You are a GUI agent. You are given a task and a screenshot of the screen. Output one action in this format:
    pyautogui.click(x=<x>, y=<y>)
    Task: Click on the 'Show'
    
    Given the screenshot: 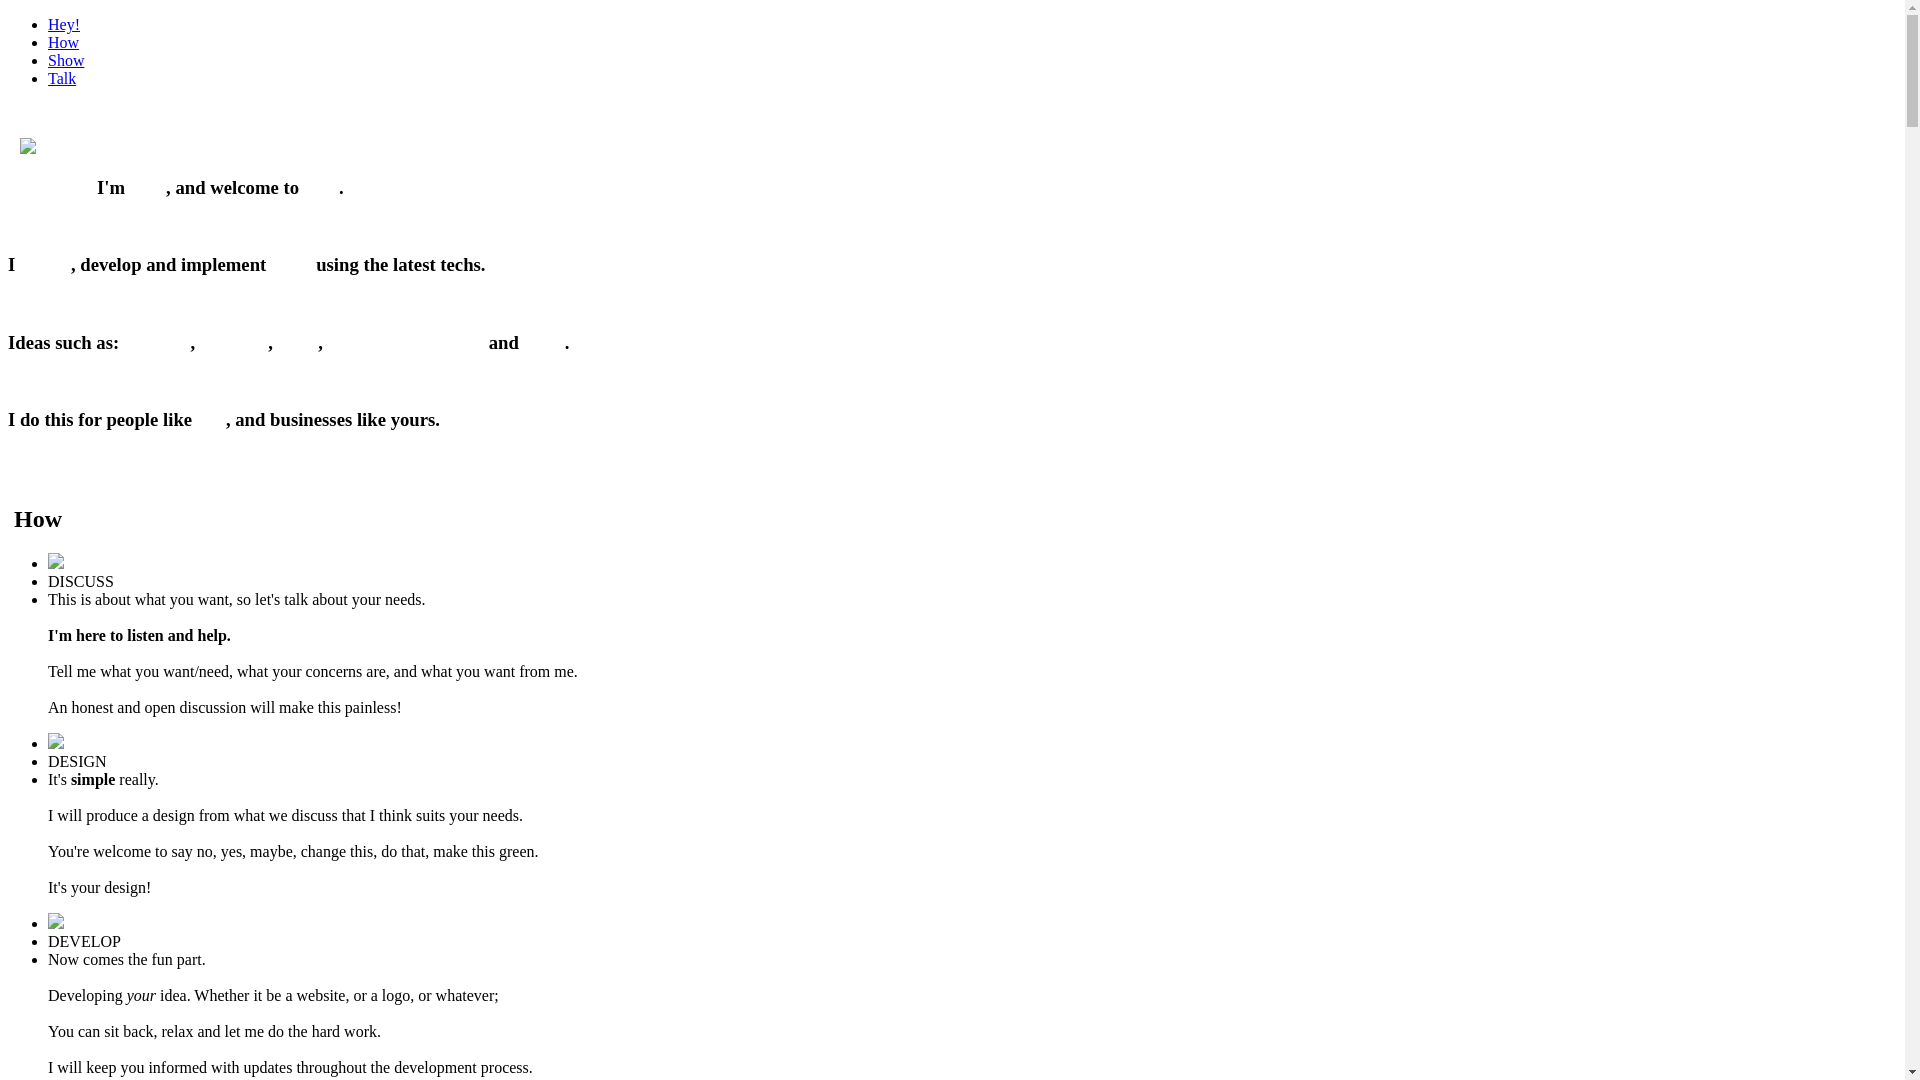 What is the action you would take?
    pyautogui.click(x=66, y=59)
    